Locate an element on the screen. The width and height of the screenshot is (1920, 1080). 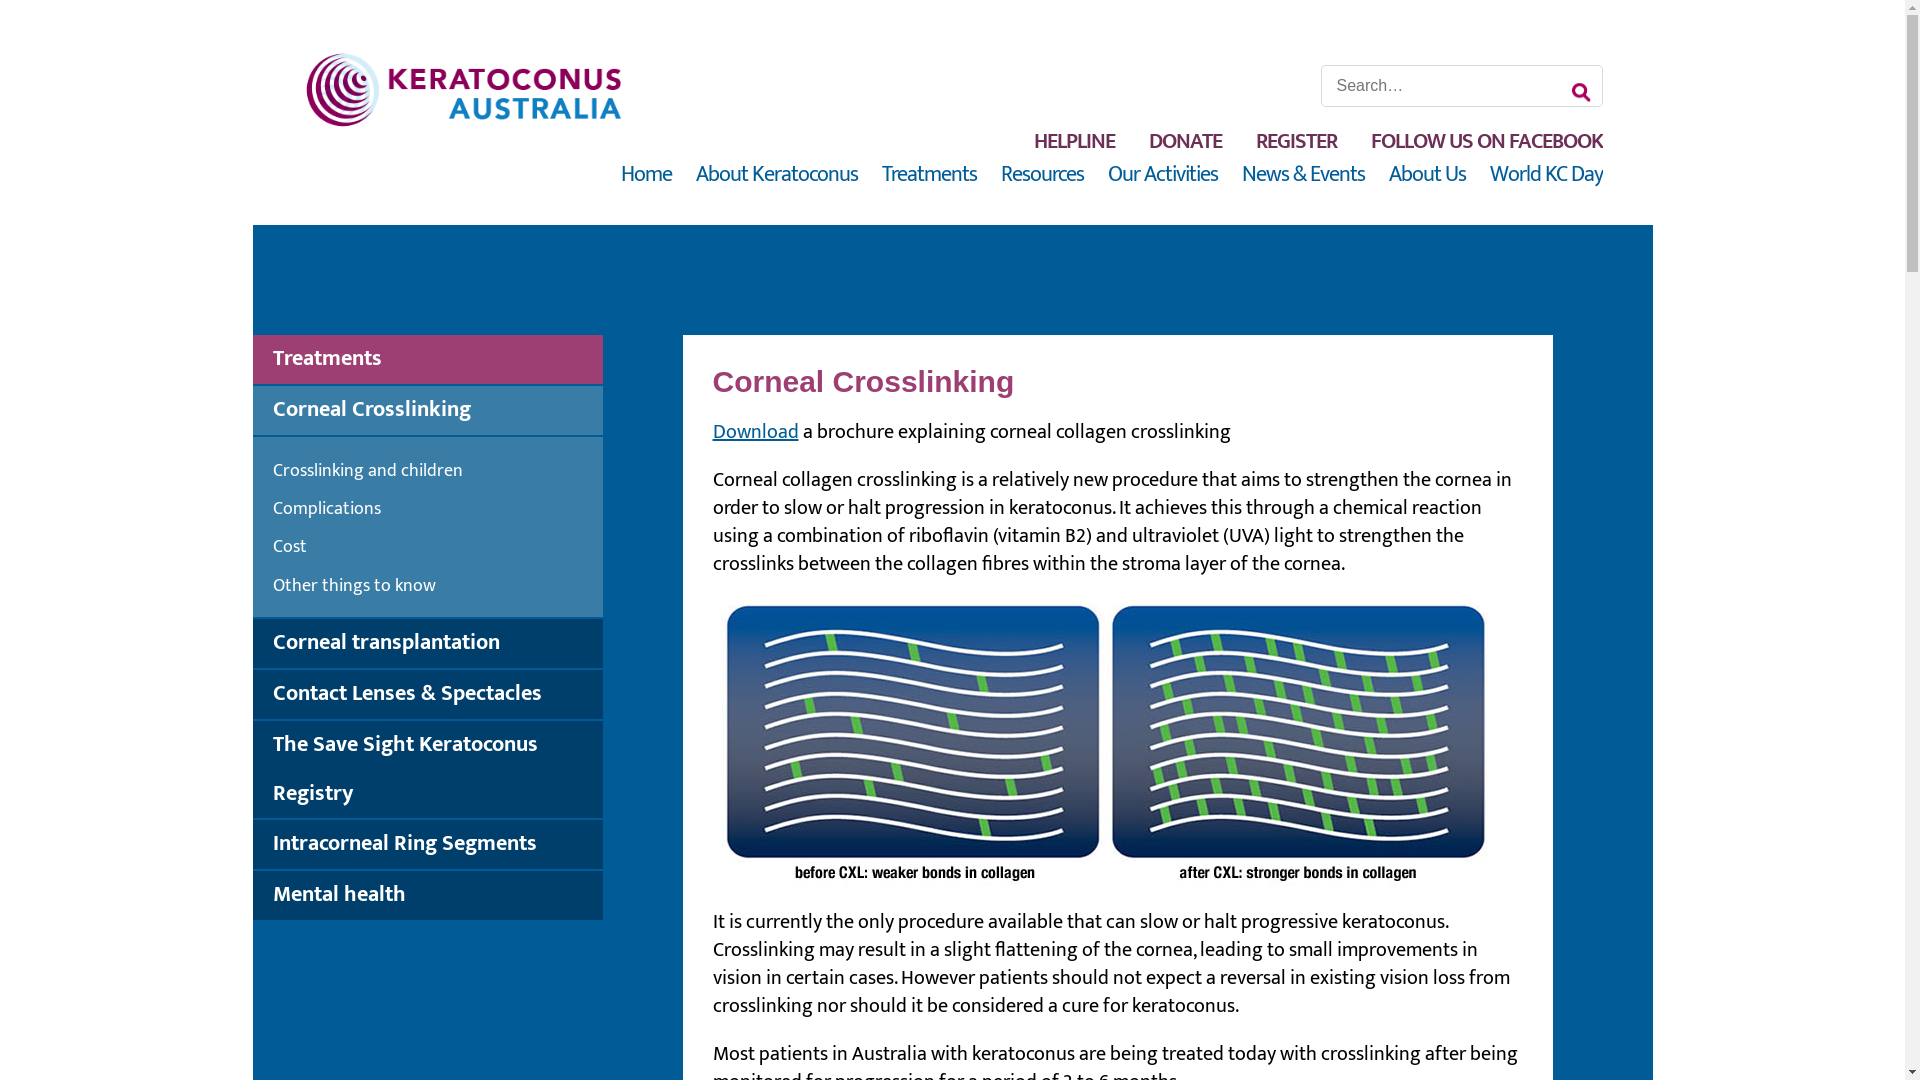
'DONATE' is located at coordinates (1184, 140).